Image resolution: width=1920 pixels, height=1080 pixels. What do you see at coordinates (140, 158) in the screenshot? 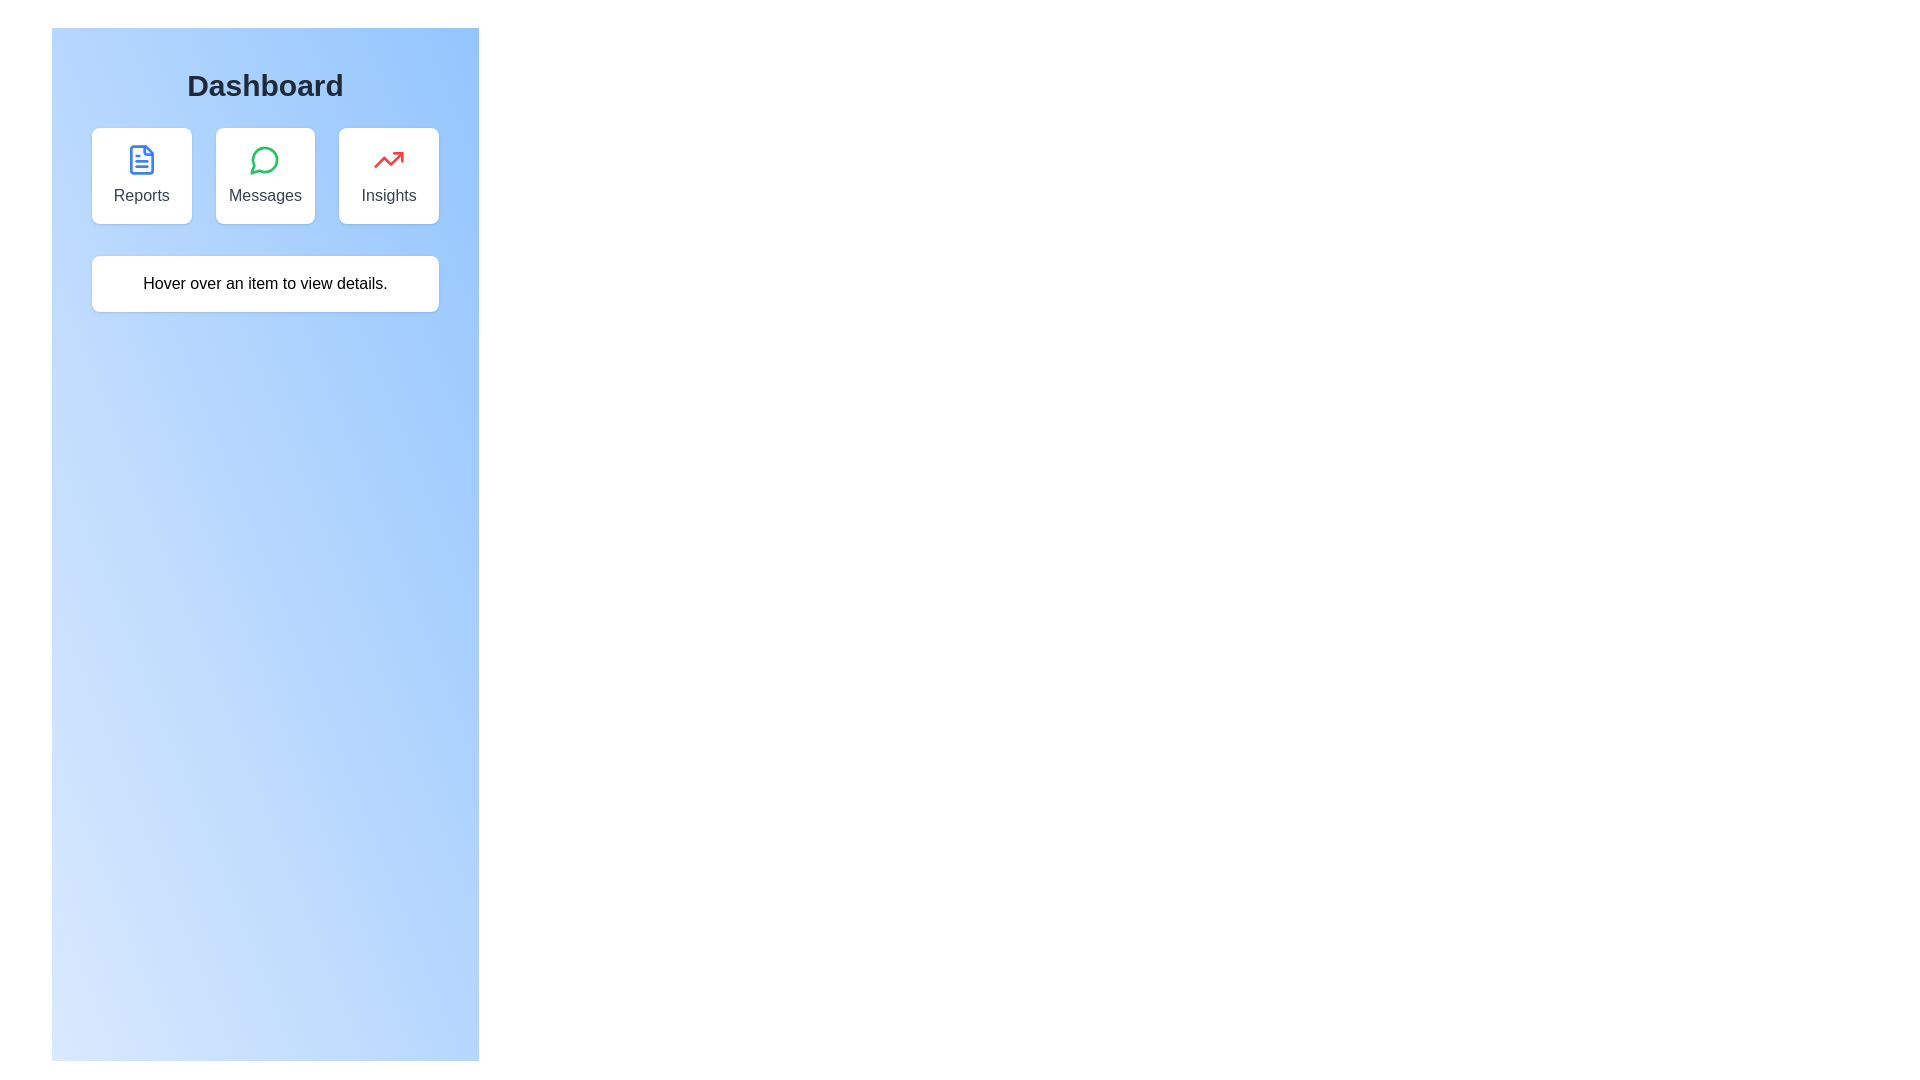
I see `the decorative file icon representing 'Reports' located at the top left section of the blue sidebar` at bounding box center [140, 158].